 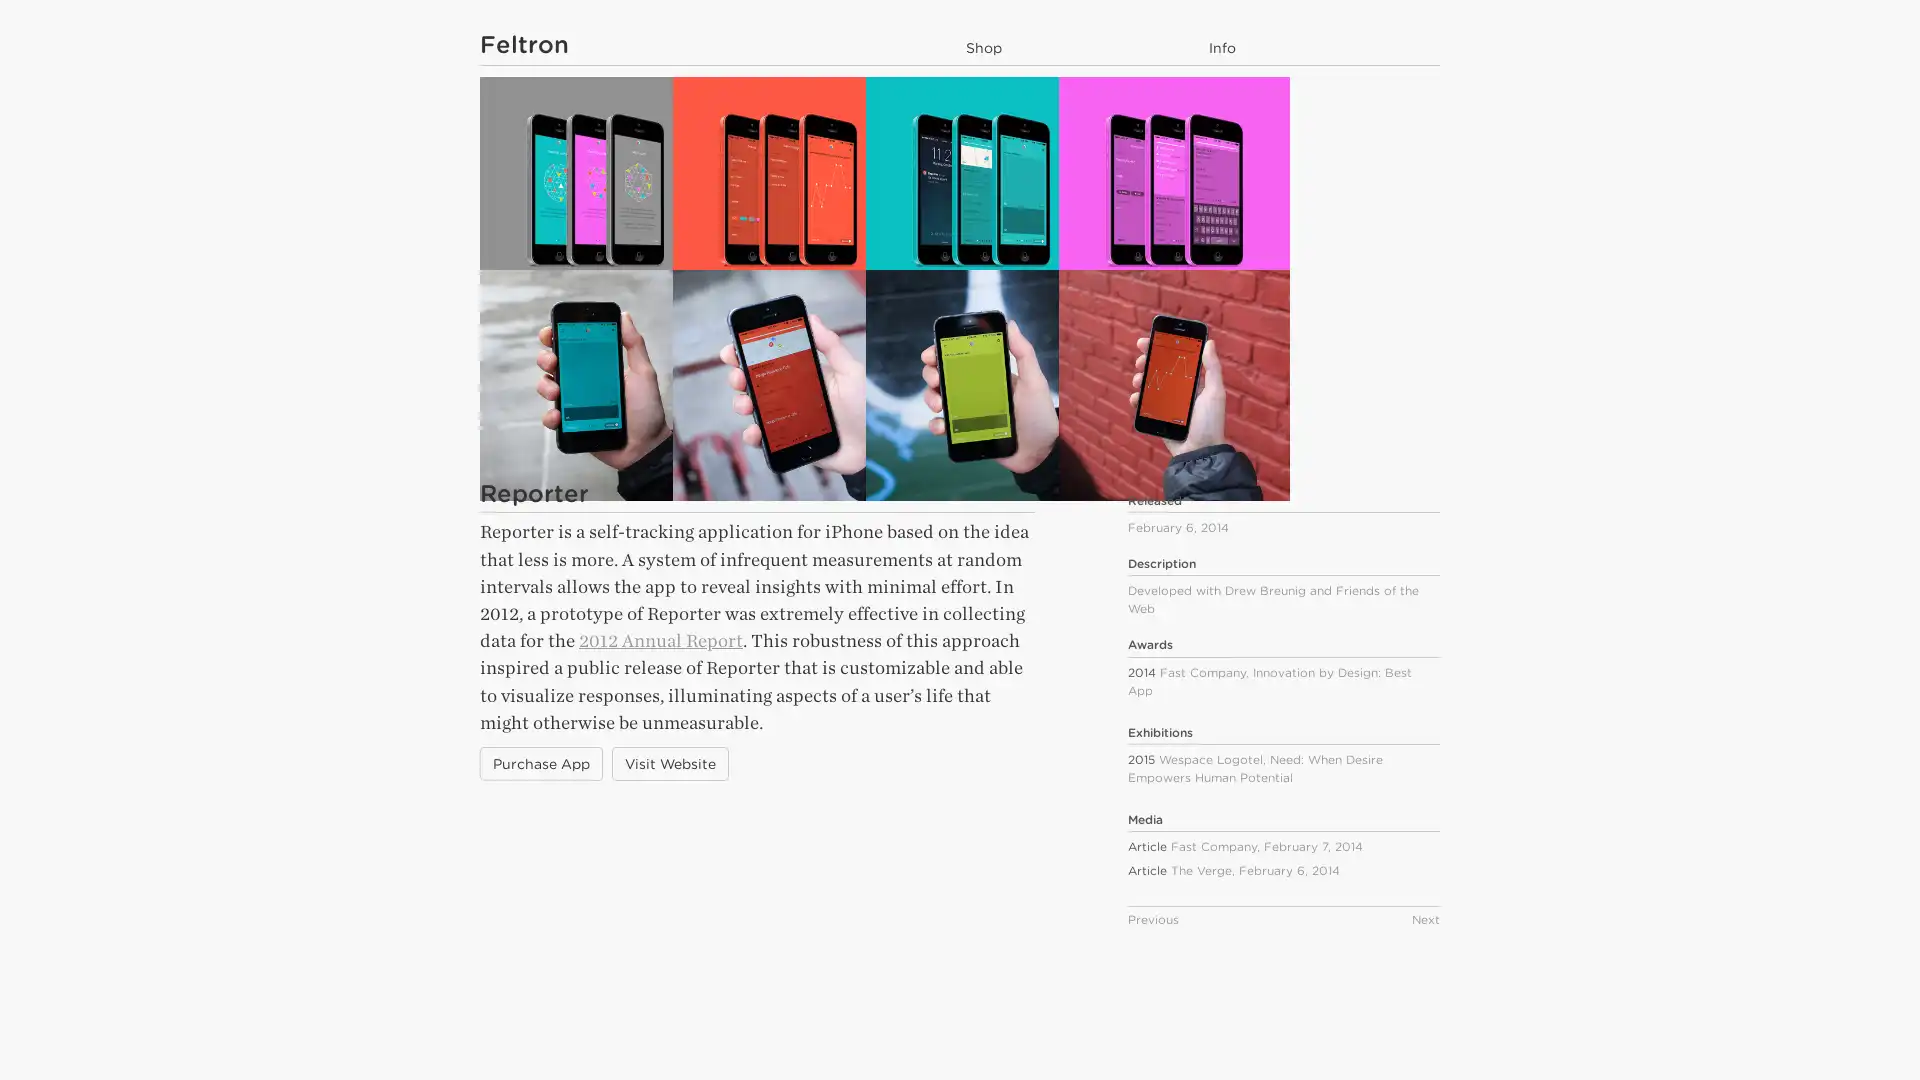 What do you see at coordinates (541, 862) in the screenshot?
I see `Purchase App` at bounding box center [541, 862].